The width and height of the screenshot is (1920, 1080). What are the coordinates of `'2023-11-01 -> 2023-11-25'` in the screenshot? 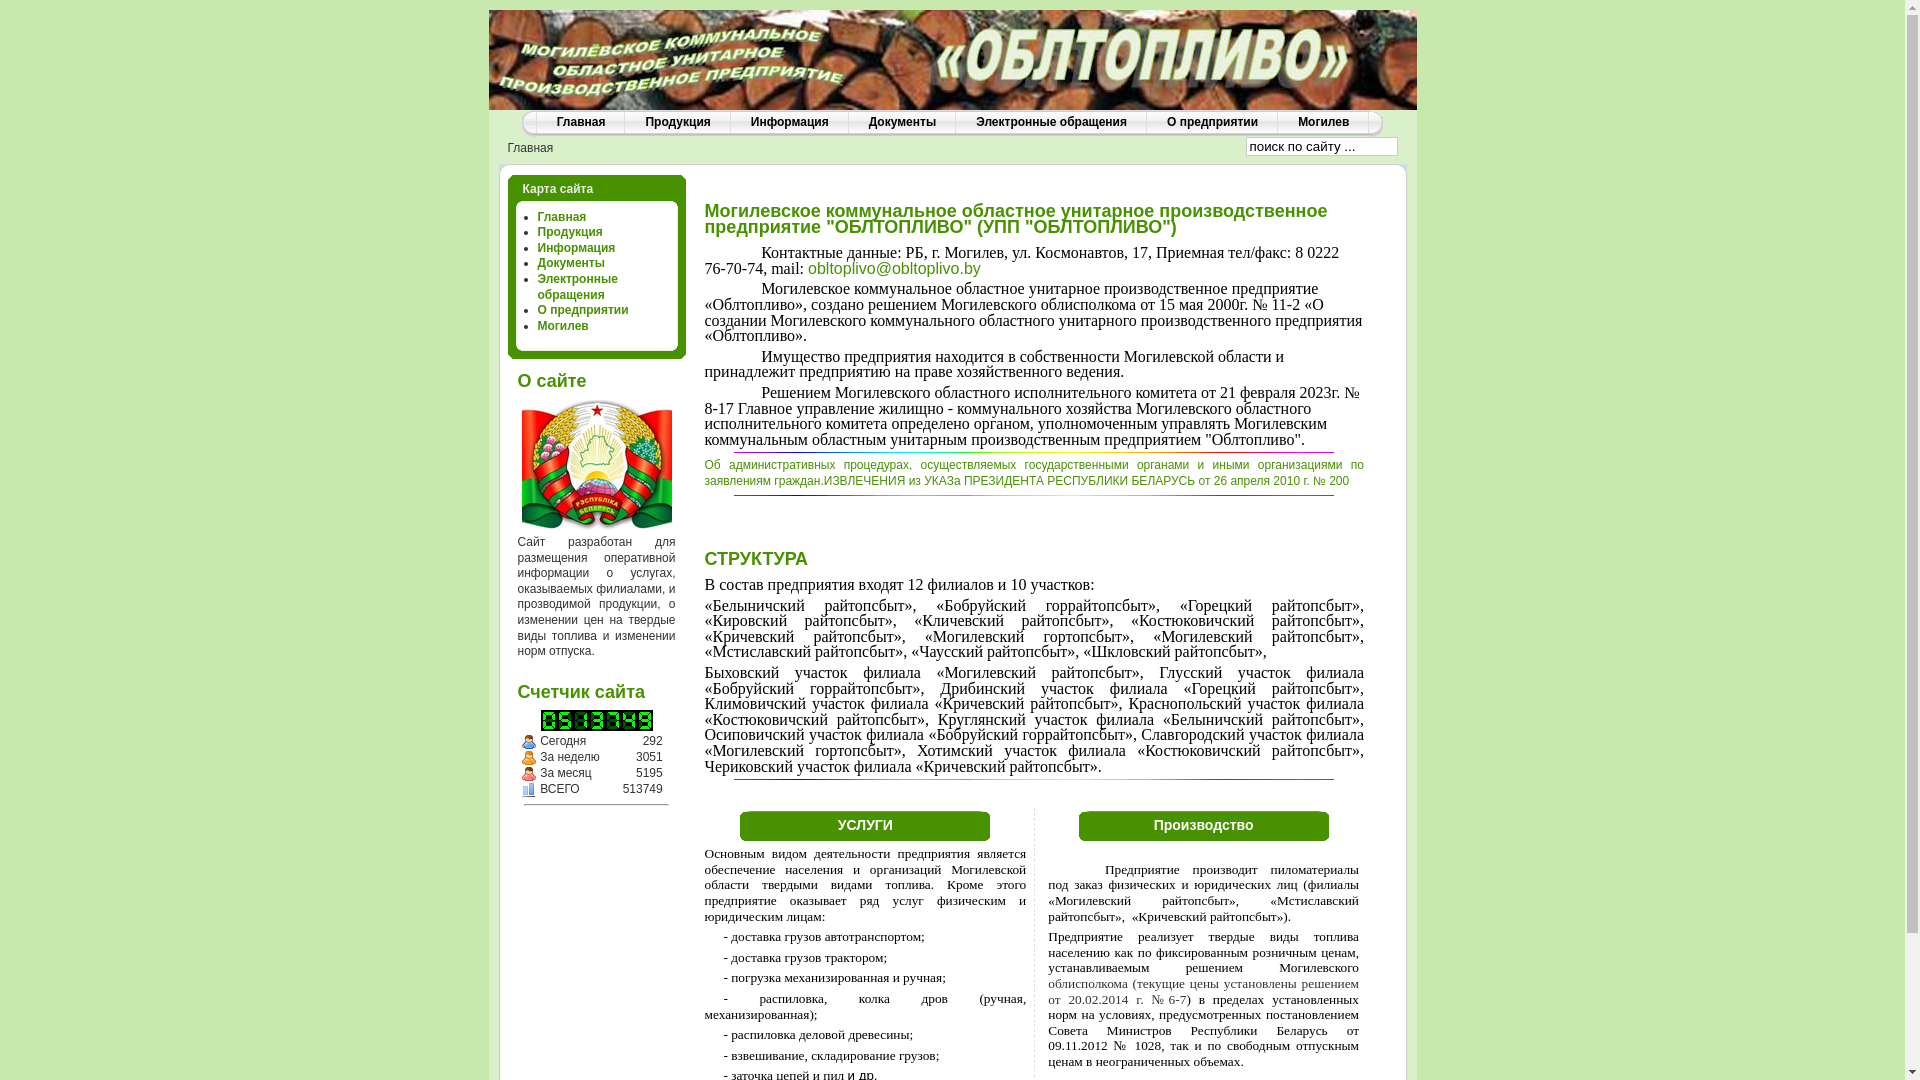 It's located at (528, 773).